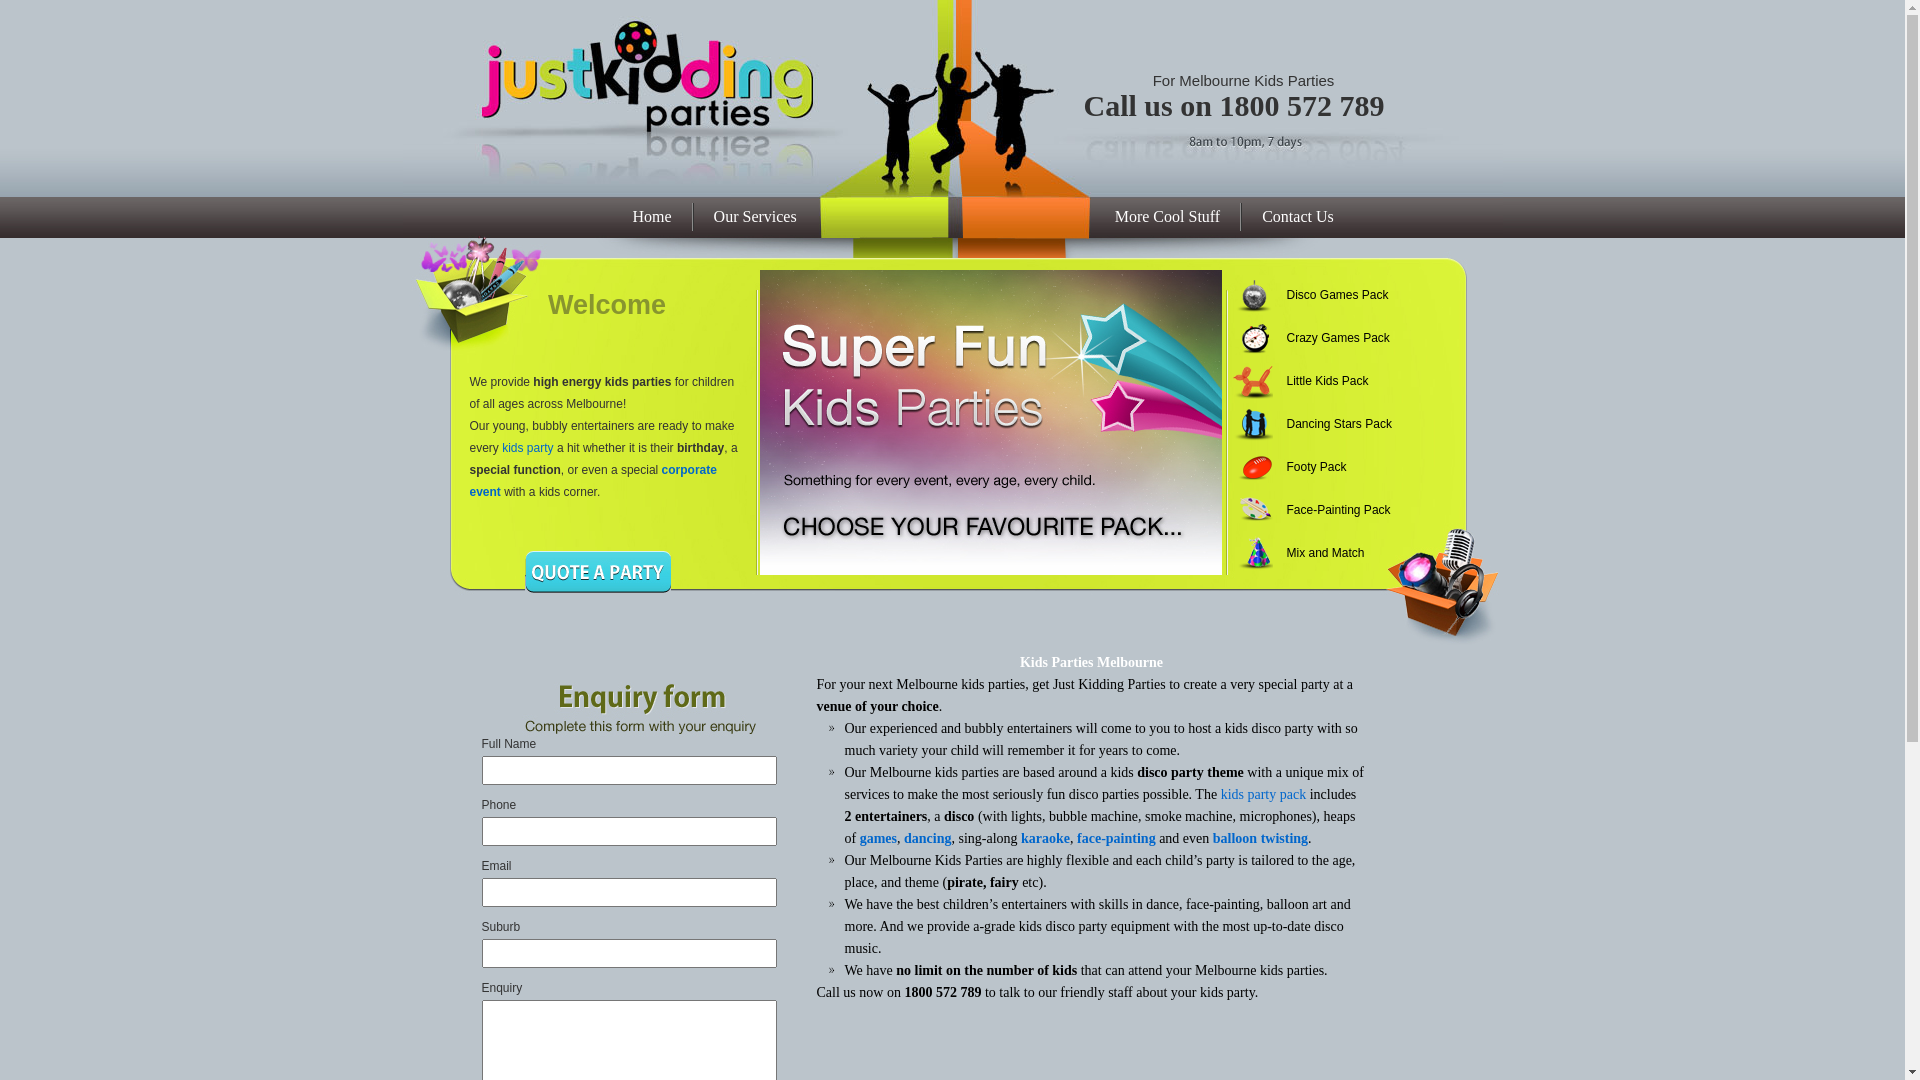  Describe the element at coordinates (1328, 423) in the screenshot. I see `'Dancing Stars Pack'` at that location.